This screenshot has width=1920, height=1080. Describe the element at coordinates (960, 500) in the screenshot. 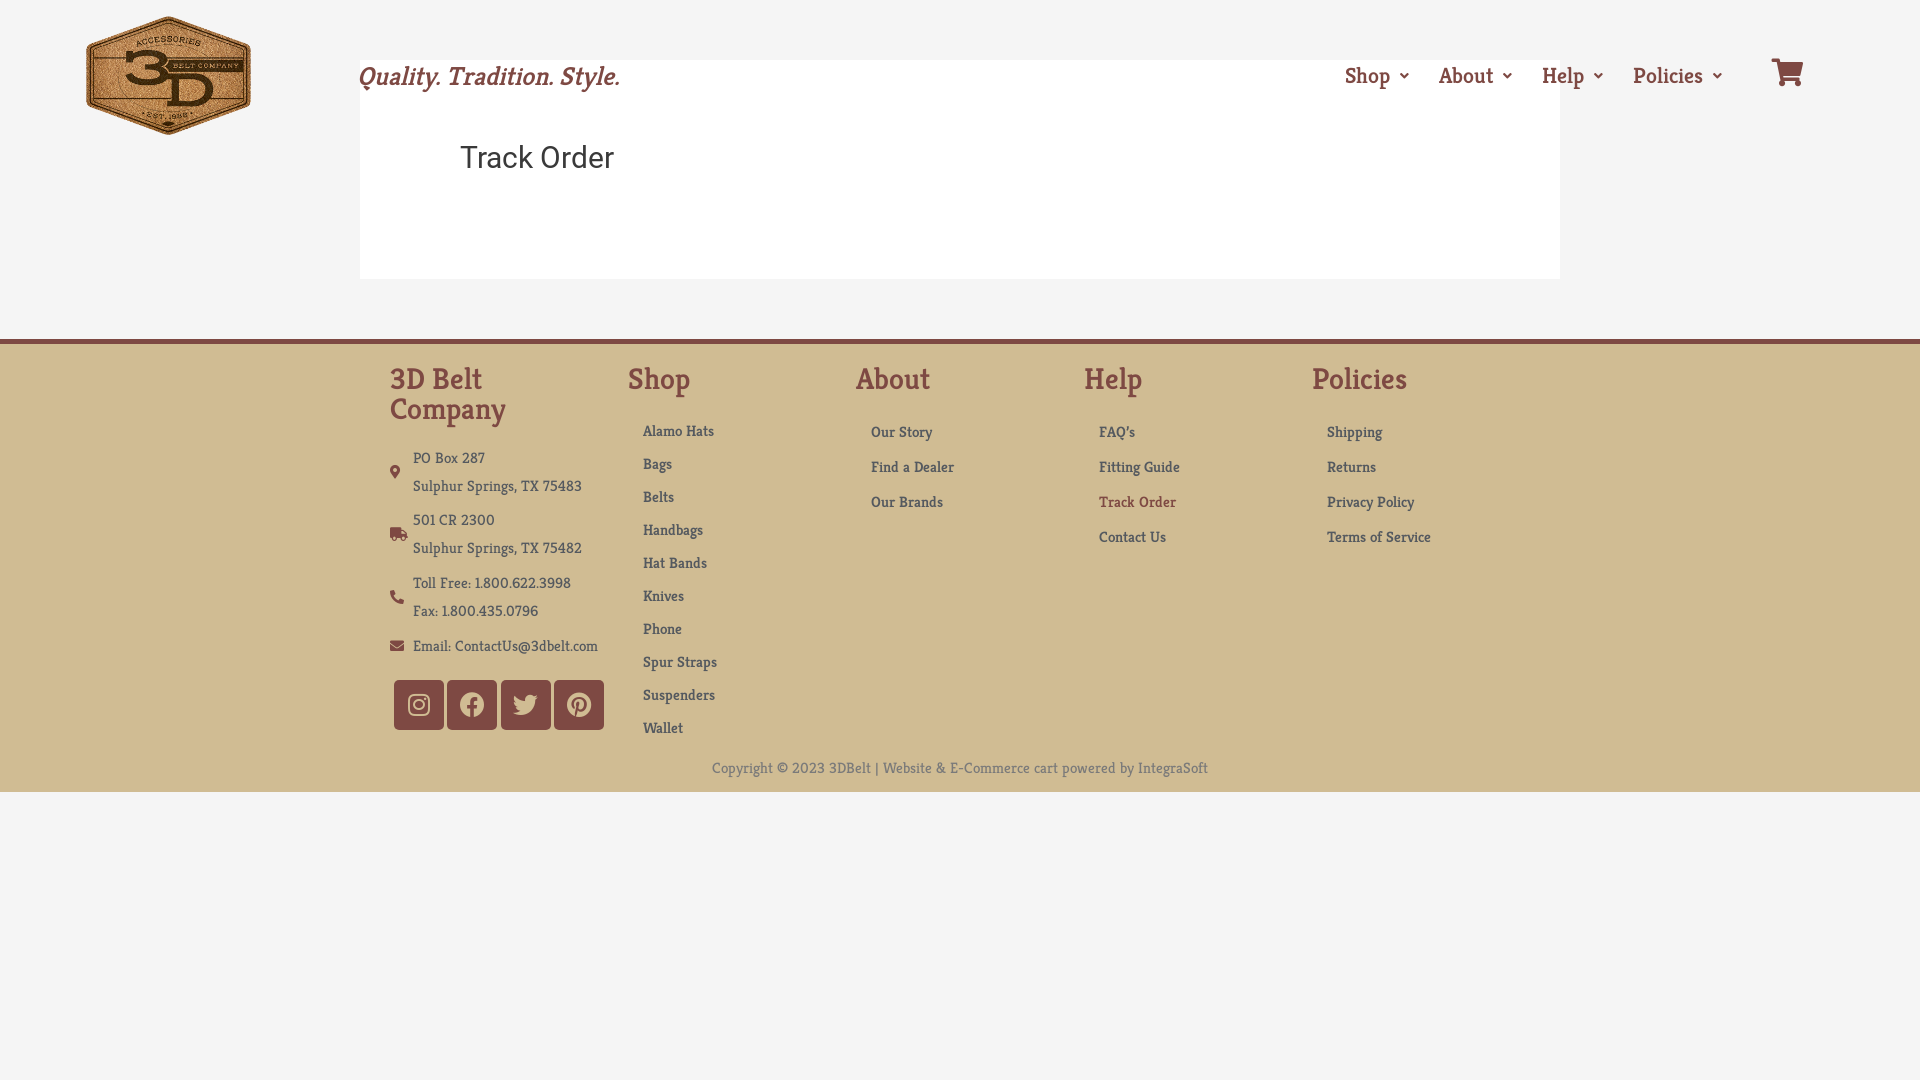

I see `'Our Brands'` at that location.